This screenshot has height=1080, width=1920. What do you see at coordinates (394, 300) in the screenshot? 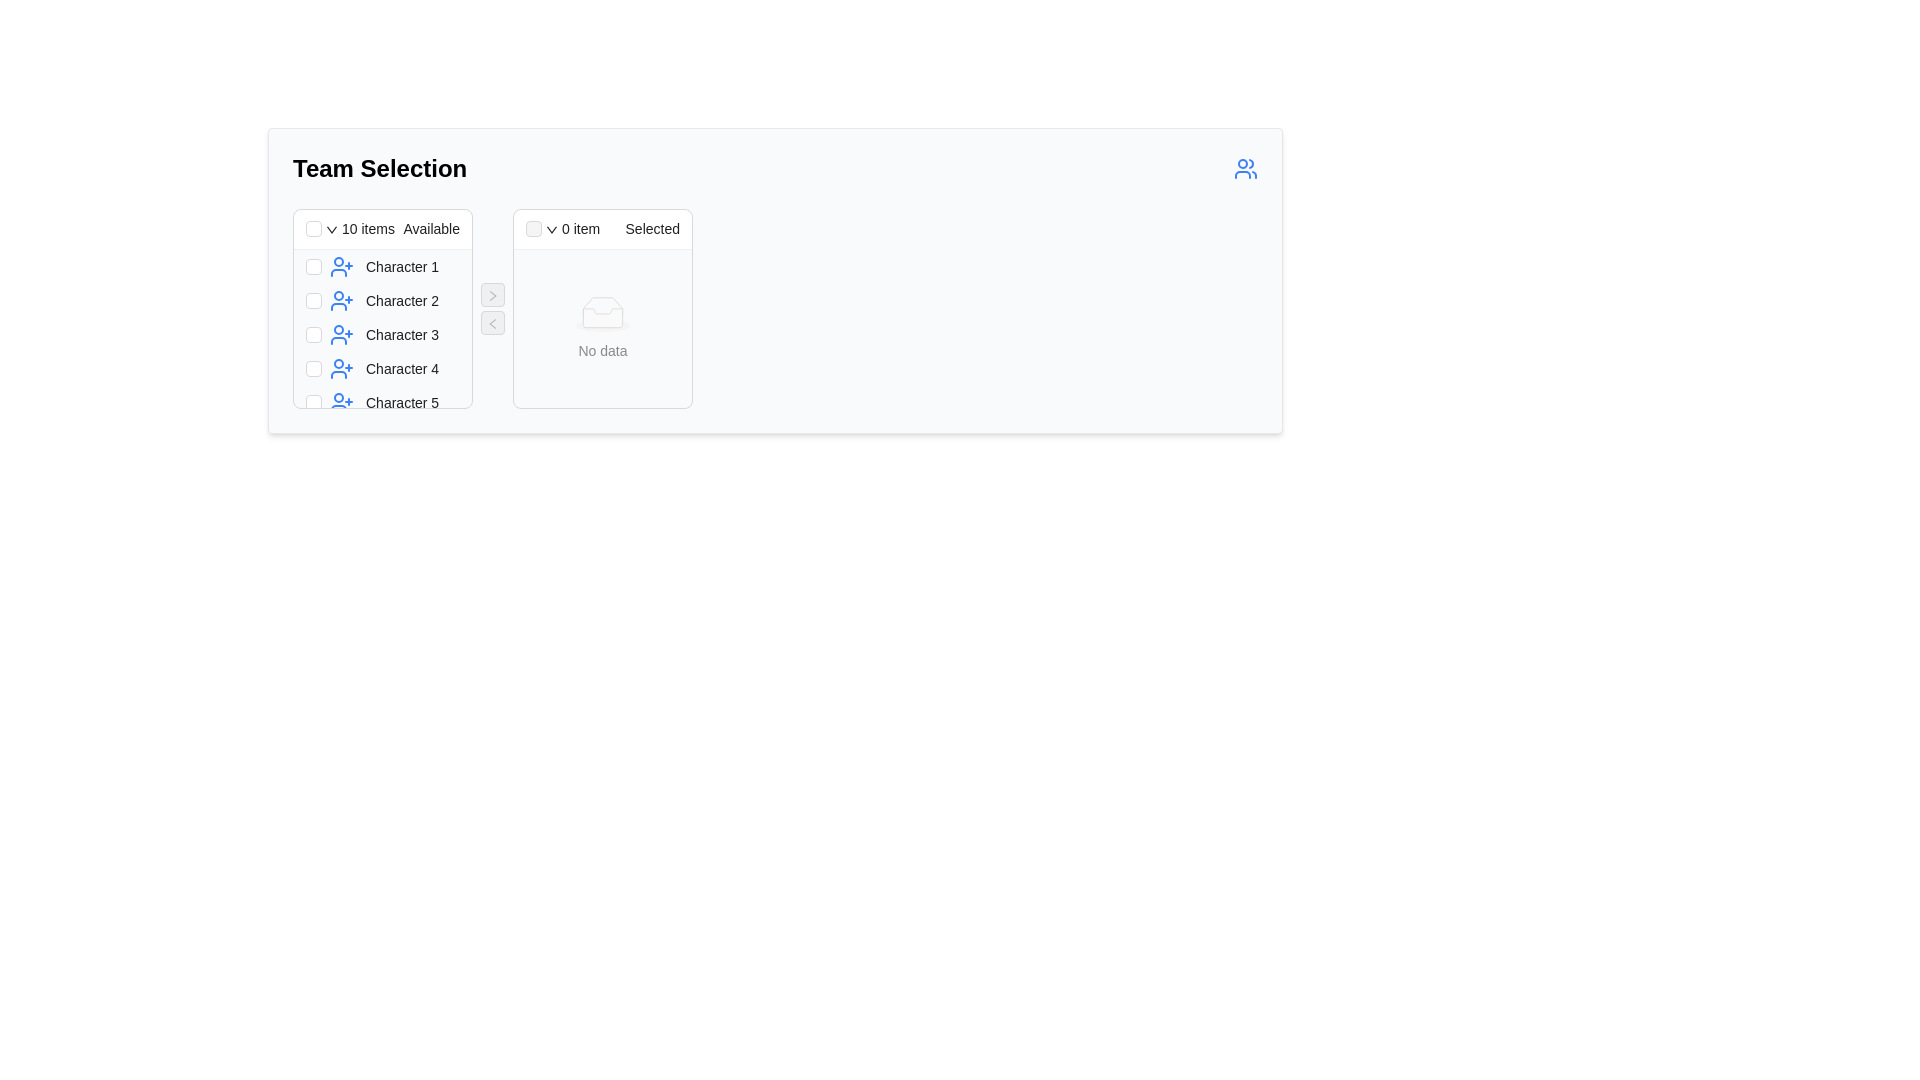
I see `the list entry displaying 'Character 2' with a user icon and plus sign to observe its styling` at bounding box center [394, 300].